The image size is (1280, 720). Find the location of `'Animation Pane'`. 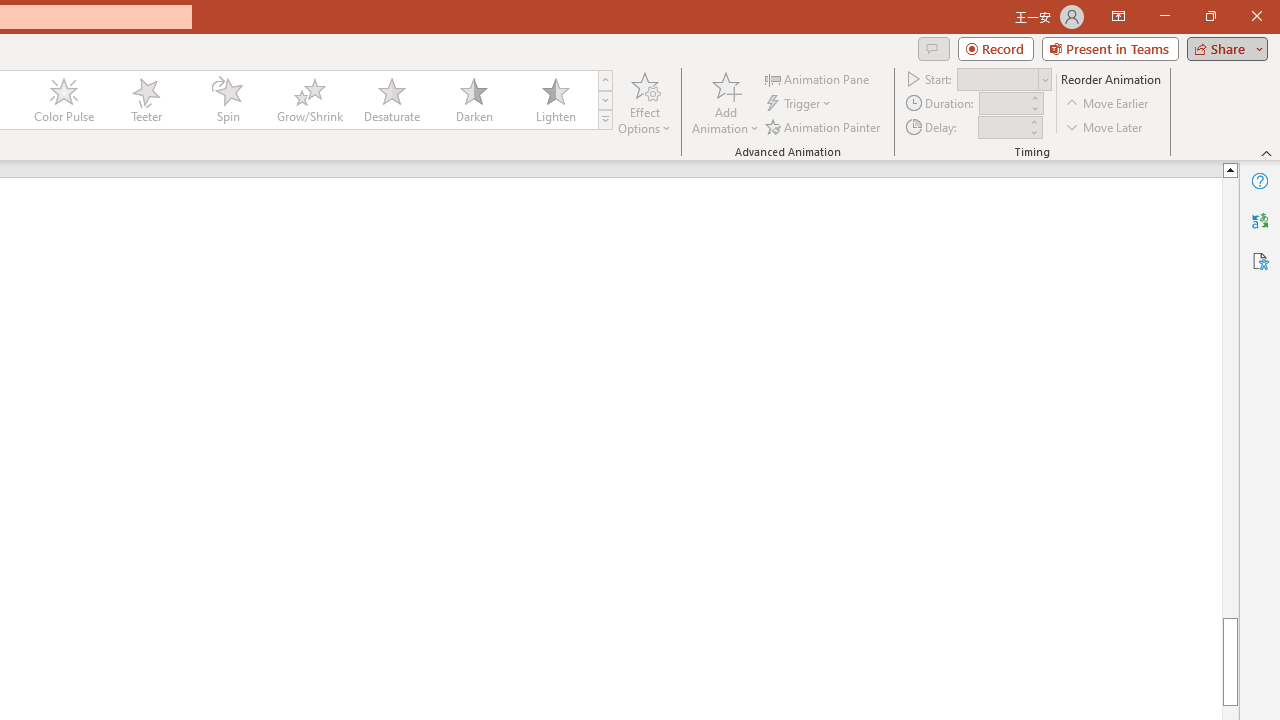

'Animation Pane' is located at coordinates (818, 78).